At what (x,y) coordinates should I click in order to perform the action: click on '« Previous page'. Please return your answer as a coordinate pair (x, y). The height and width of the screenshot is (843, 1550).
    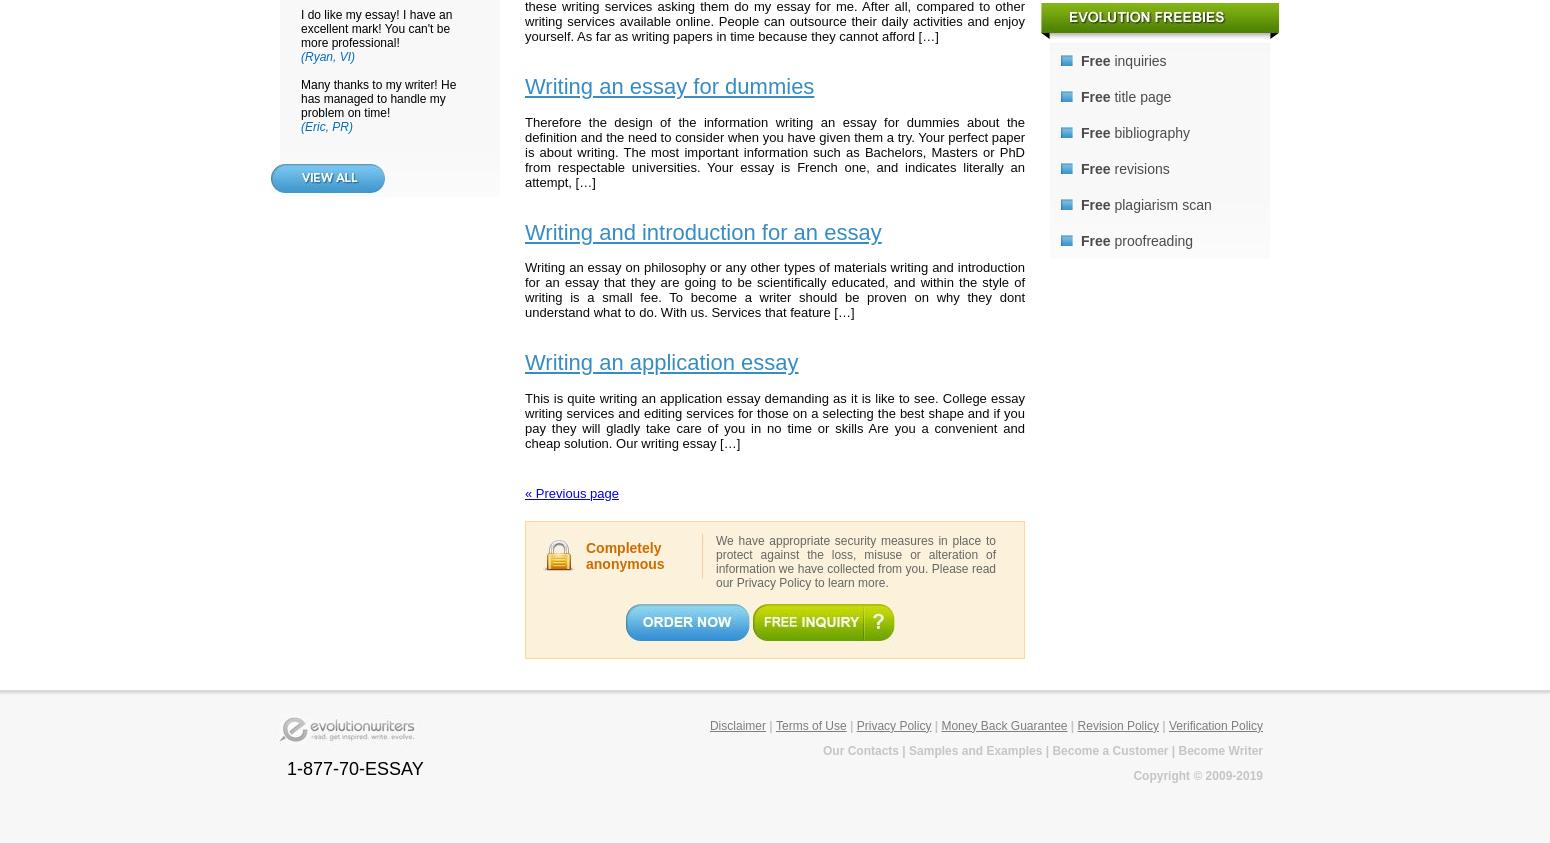
    Looking at the image, I should click on (571, 492).